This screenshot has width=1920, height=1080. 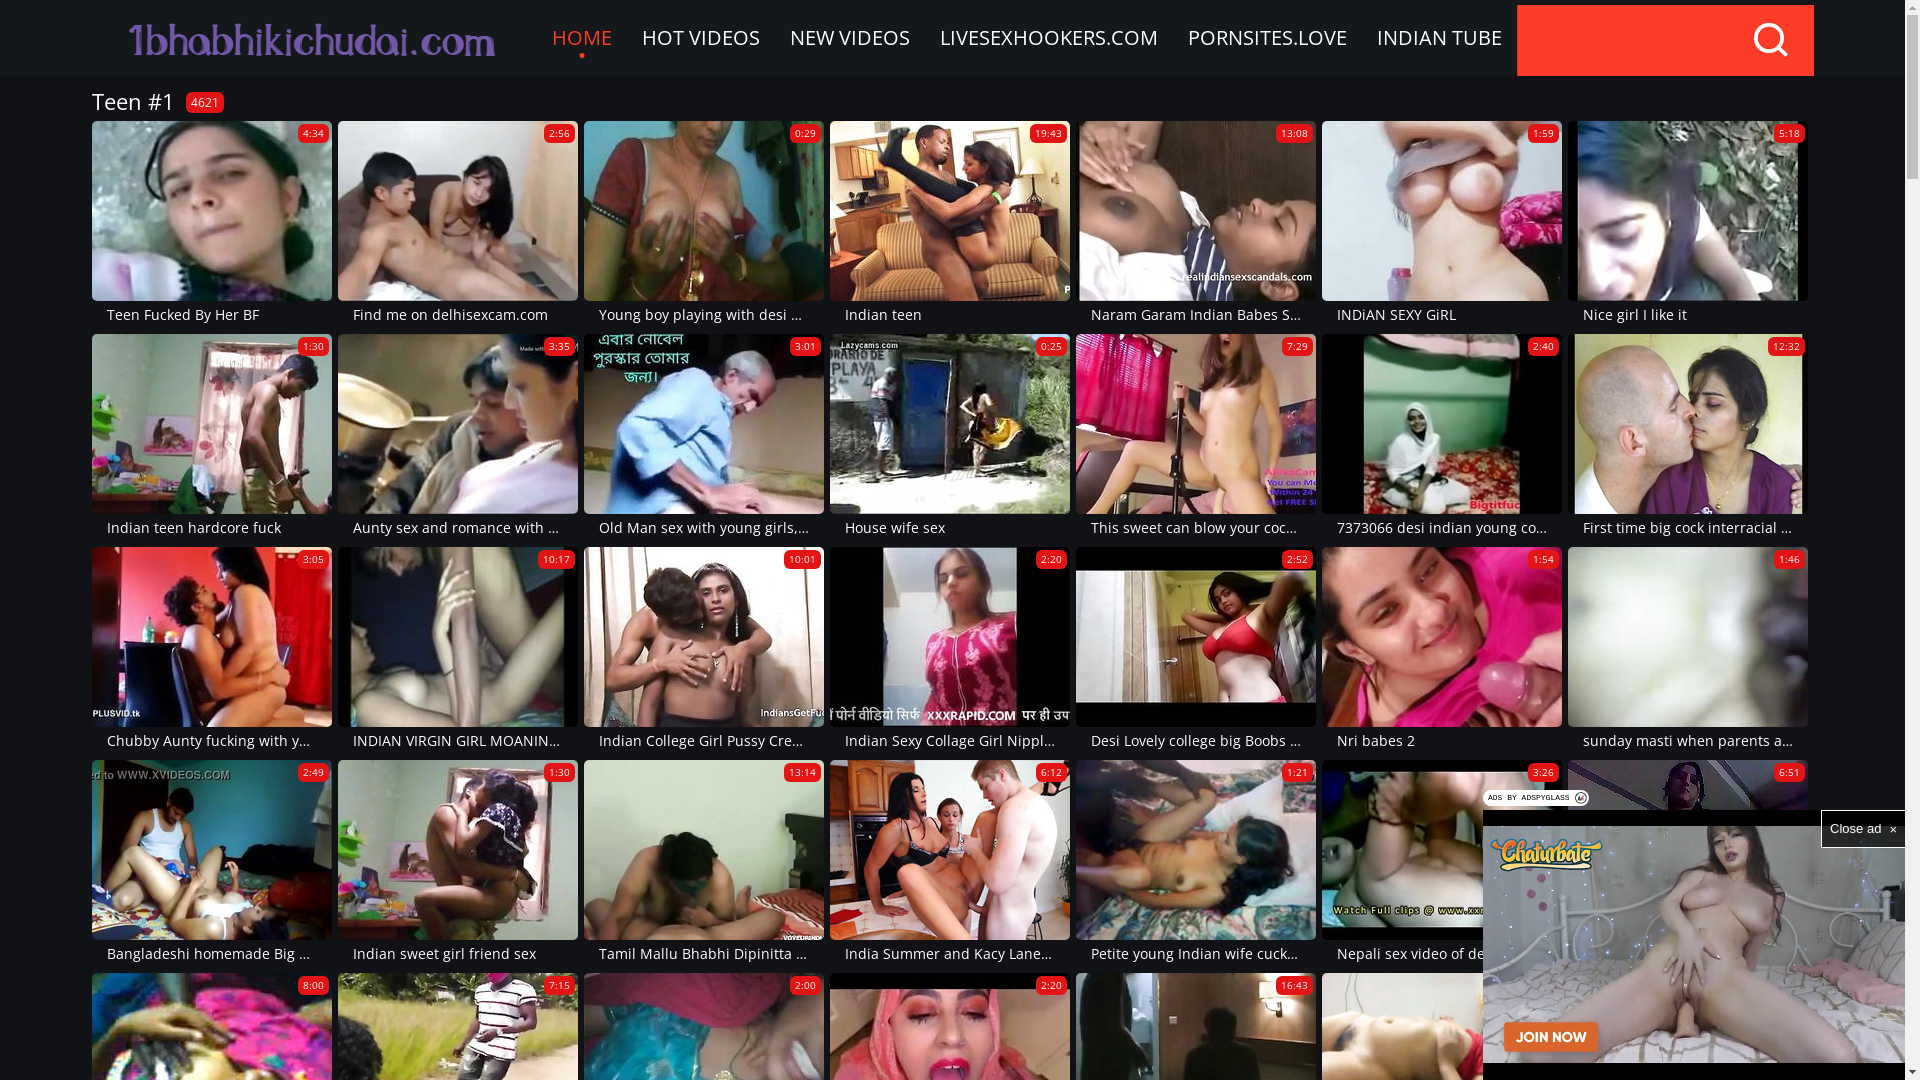 I want to click on '1:46, so click(x=1567, y=650).